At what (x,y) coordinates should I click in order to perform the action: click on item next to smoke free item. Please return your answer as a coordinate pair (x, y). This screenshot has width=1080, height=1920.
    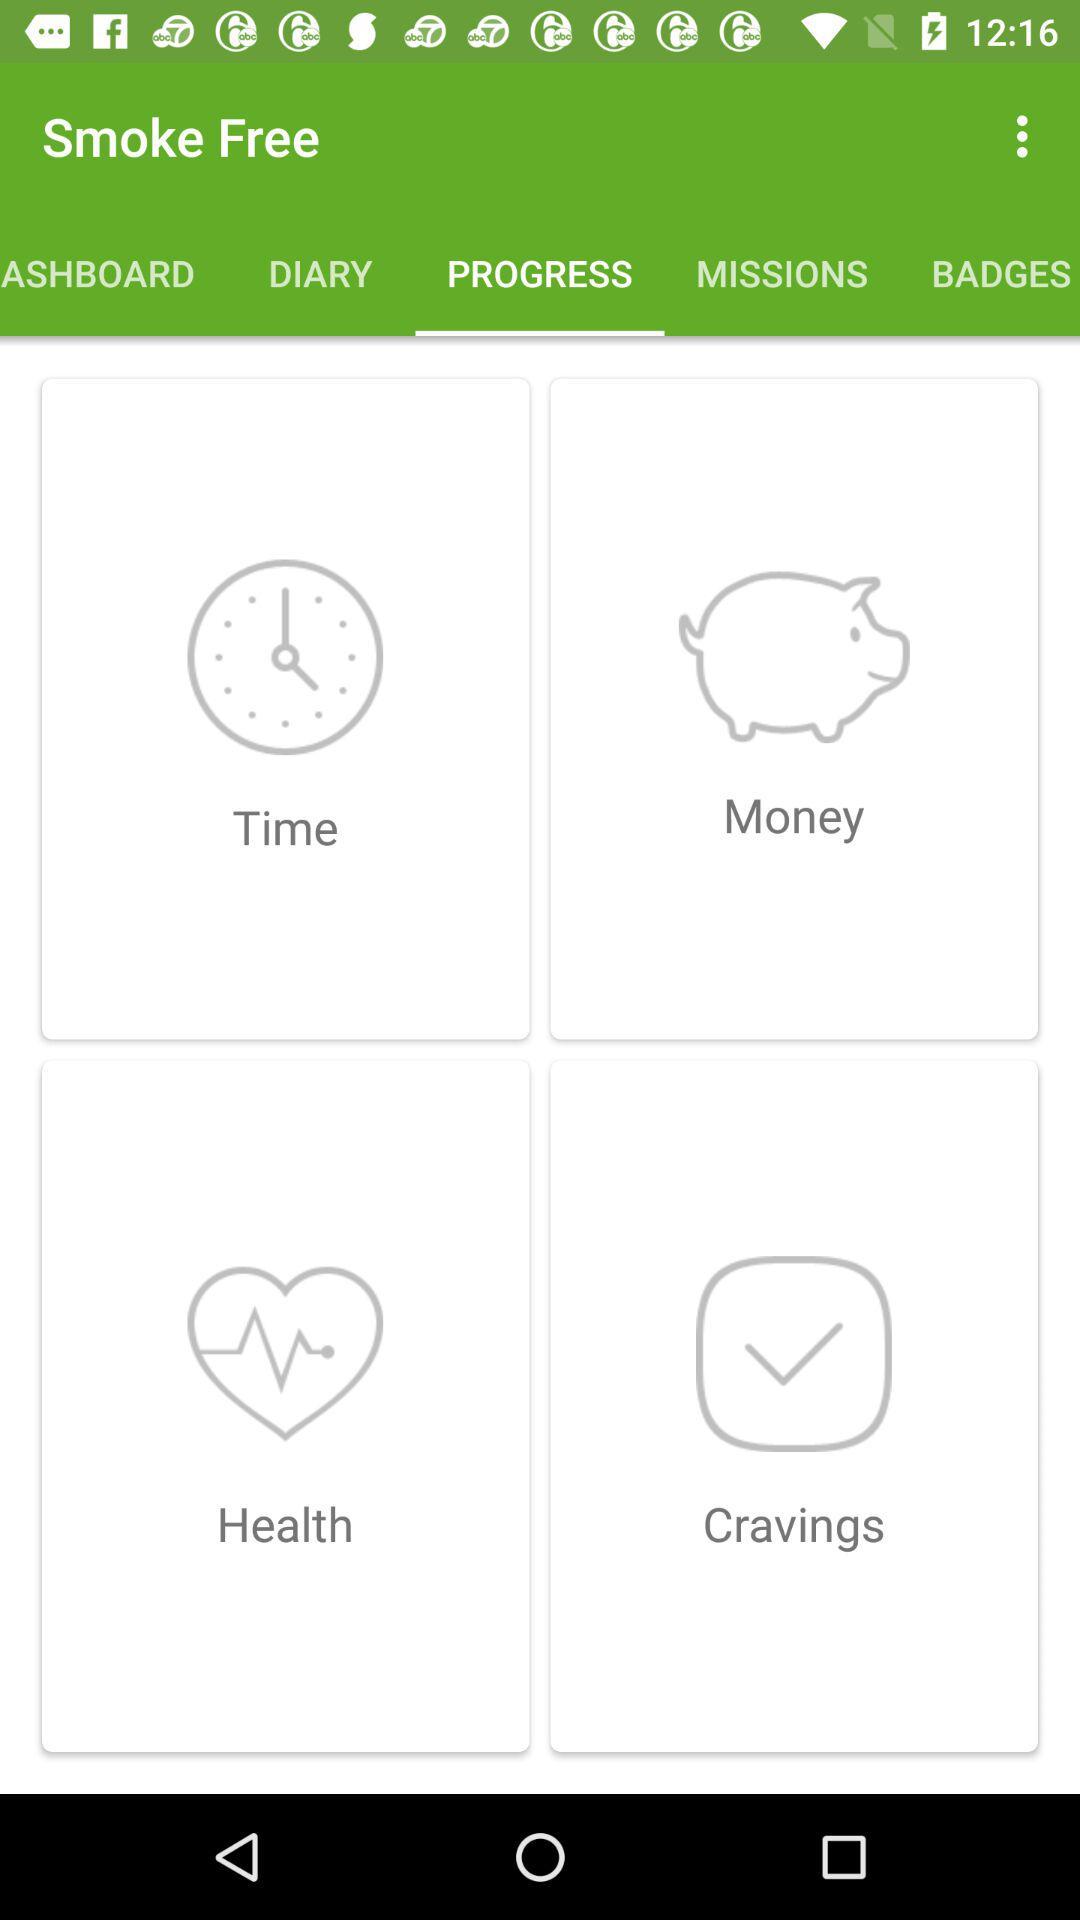
    Looking at the image, I should click on (1027, 135).